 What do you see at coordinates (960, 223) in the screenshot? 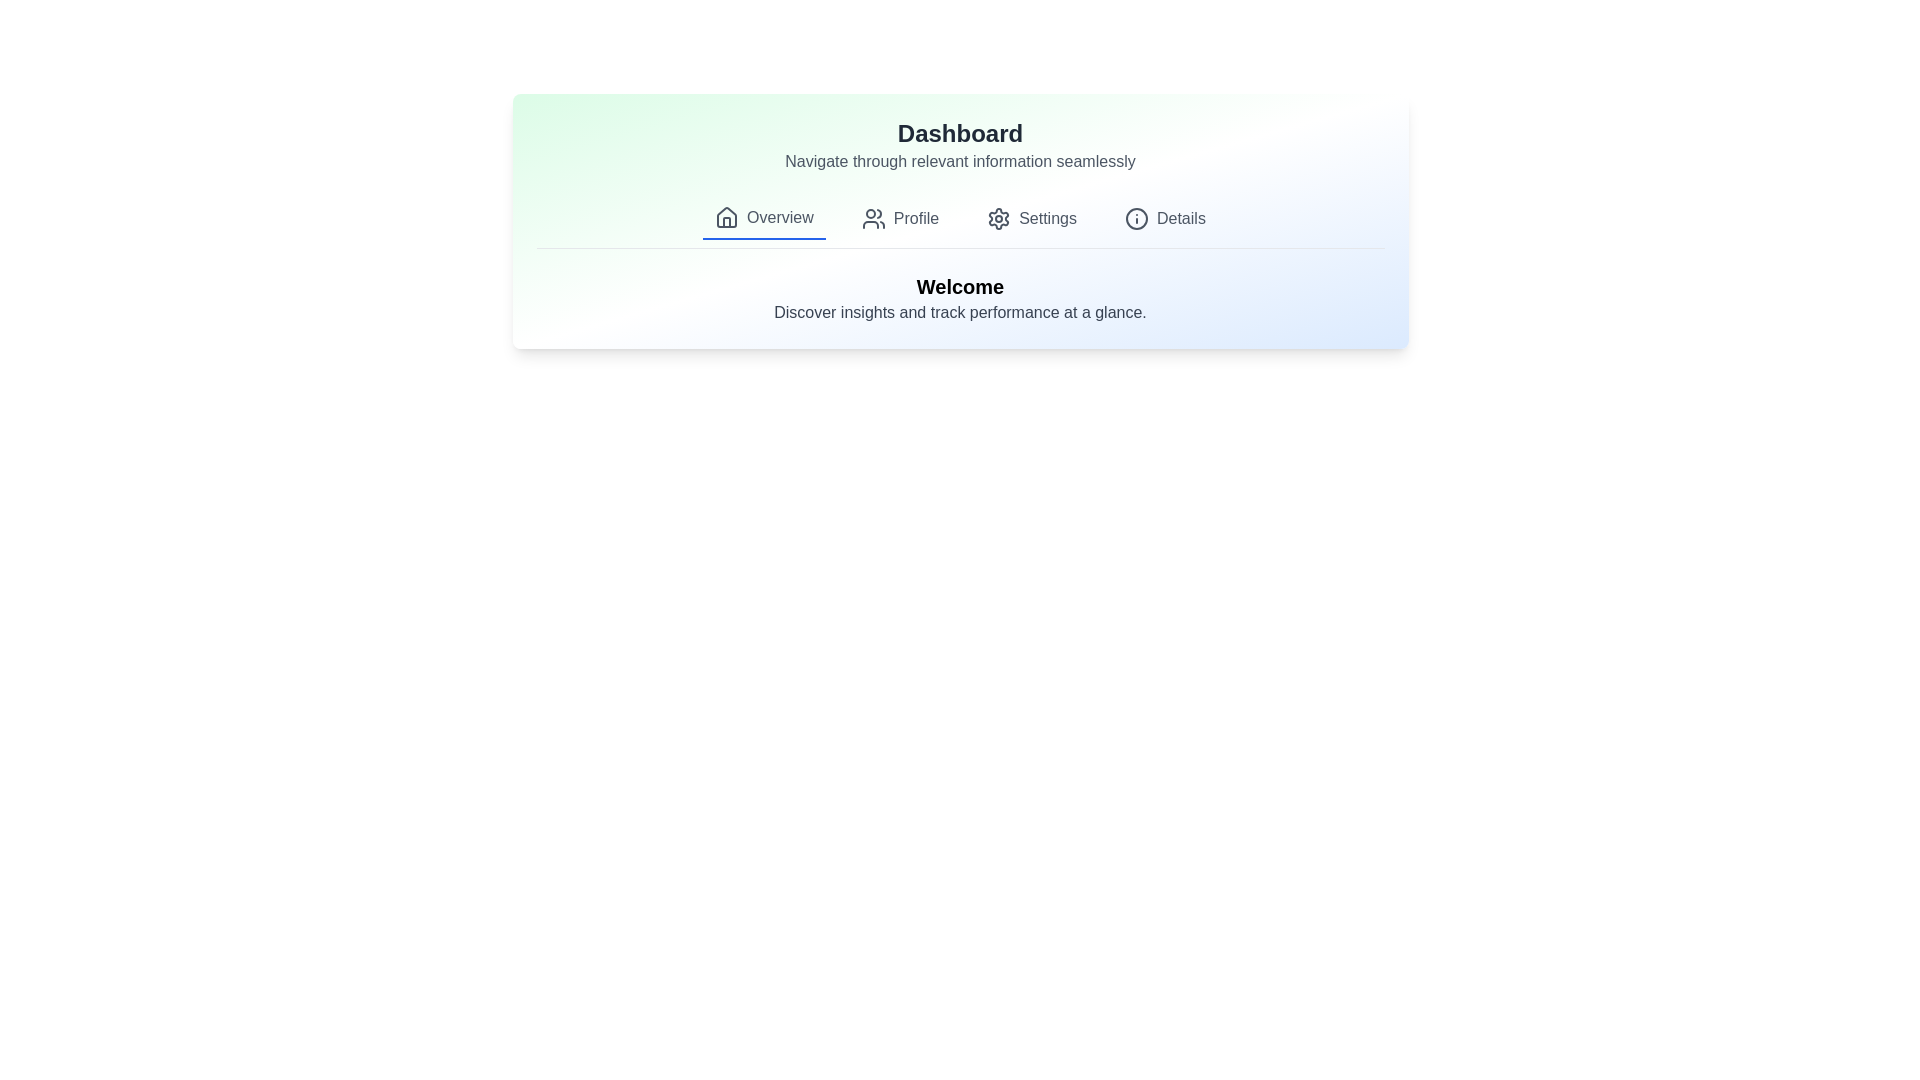
I see `the 'Profile' button in the Navigation Bar` at bounding box center [960, 223].